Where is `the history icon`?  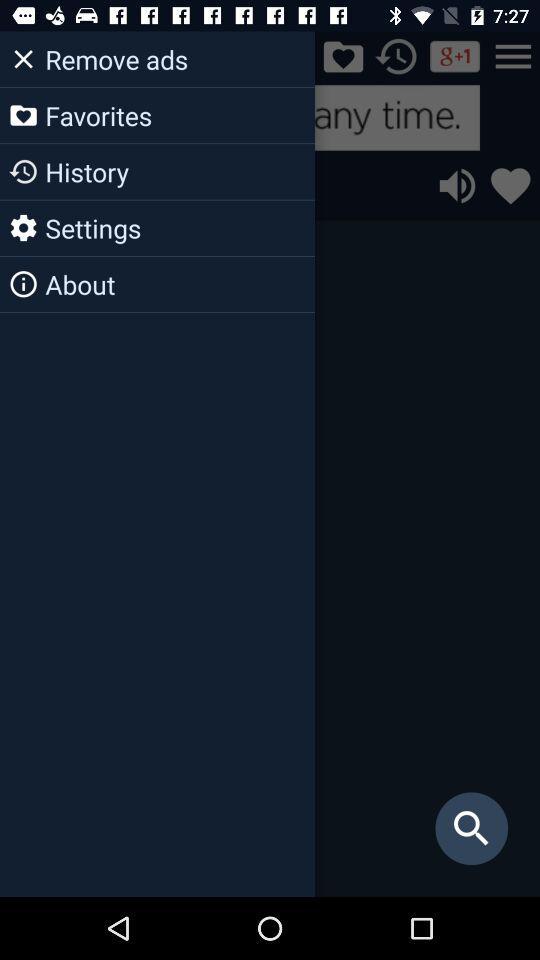
the history icon is located at coordinates (396, 55).